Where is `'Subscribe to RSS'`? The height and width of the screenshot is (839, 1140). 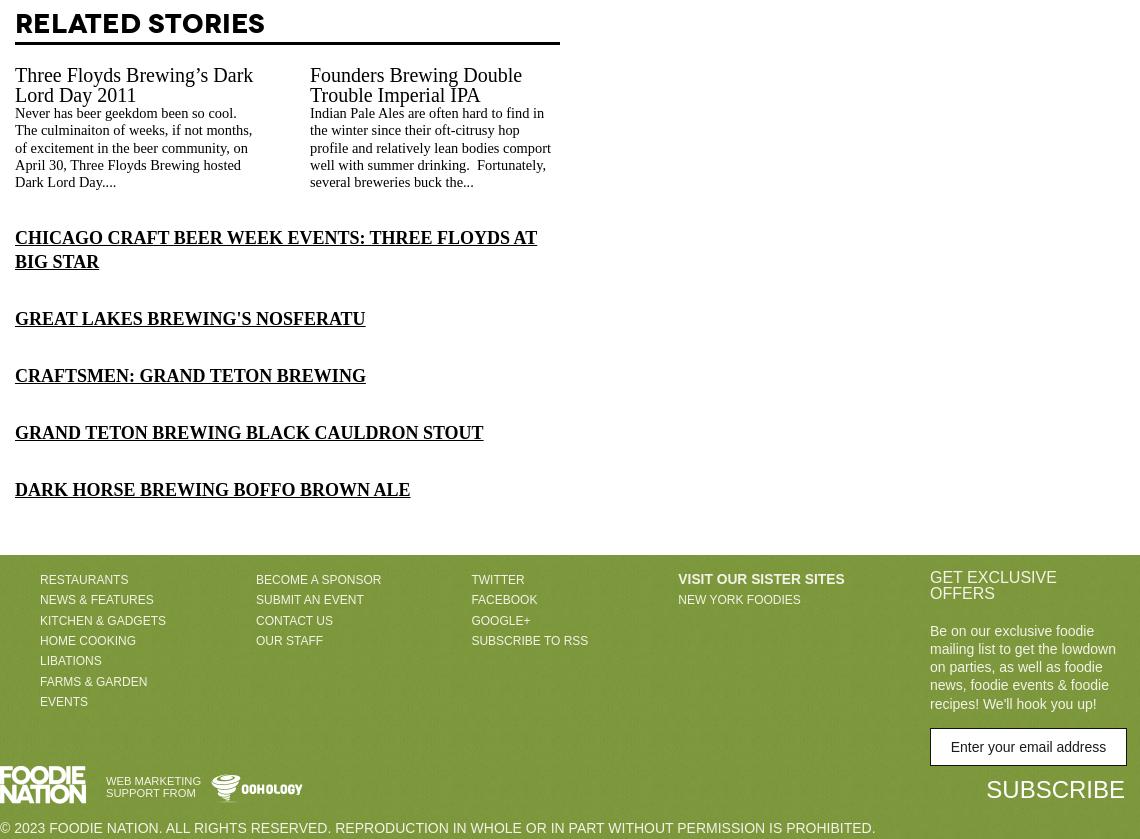
'Subscribe to RSS' is located at coordinates (471, 639).